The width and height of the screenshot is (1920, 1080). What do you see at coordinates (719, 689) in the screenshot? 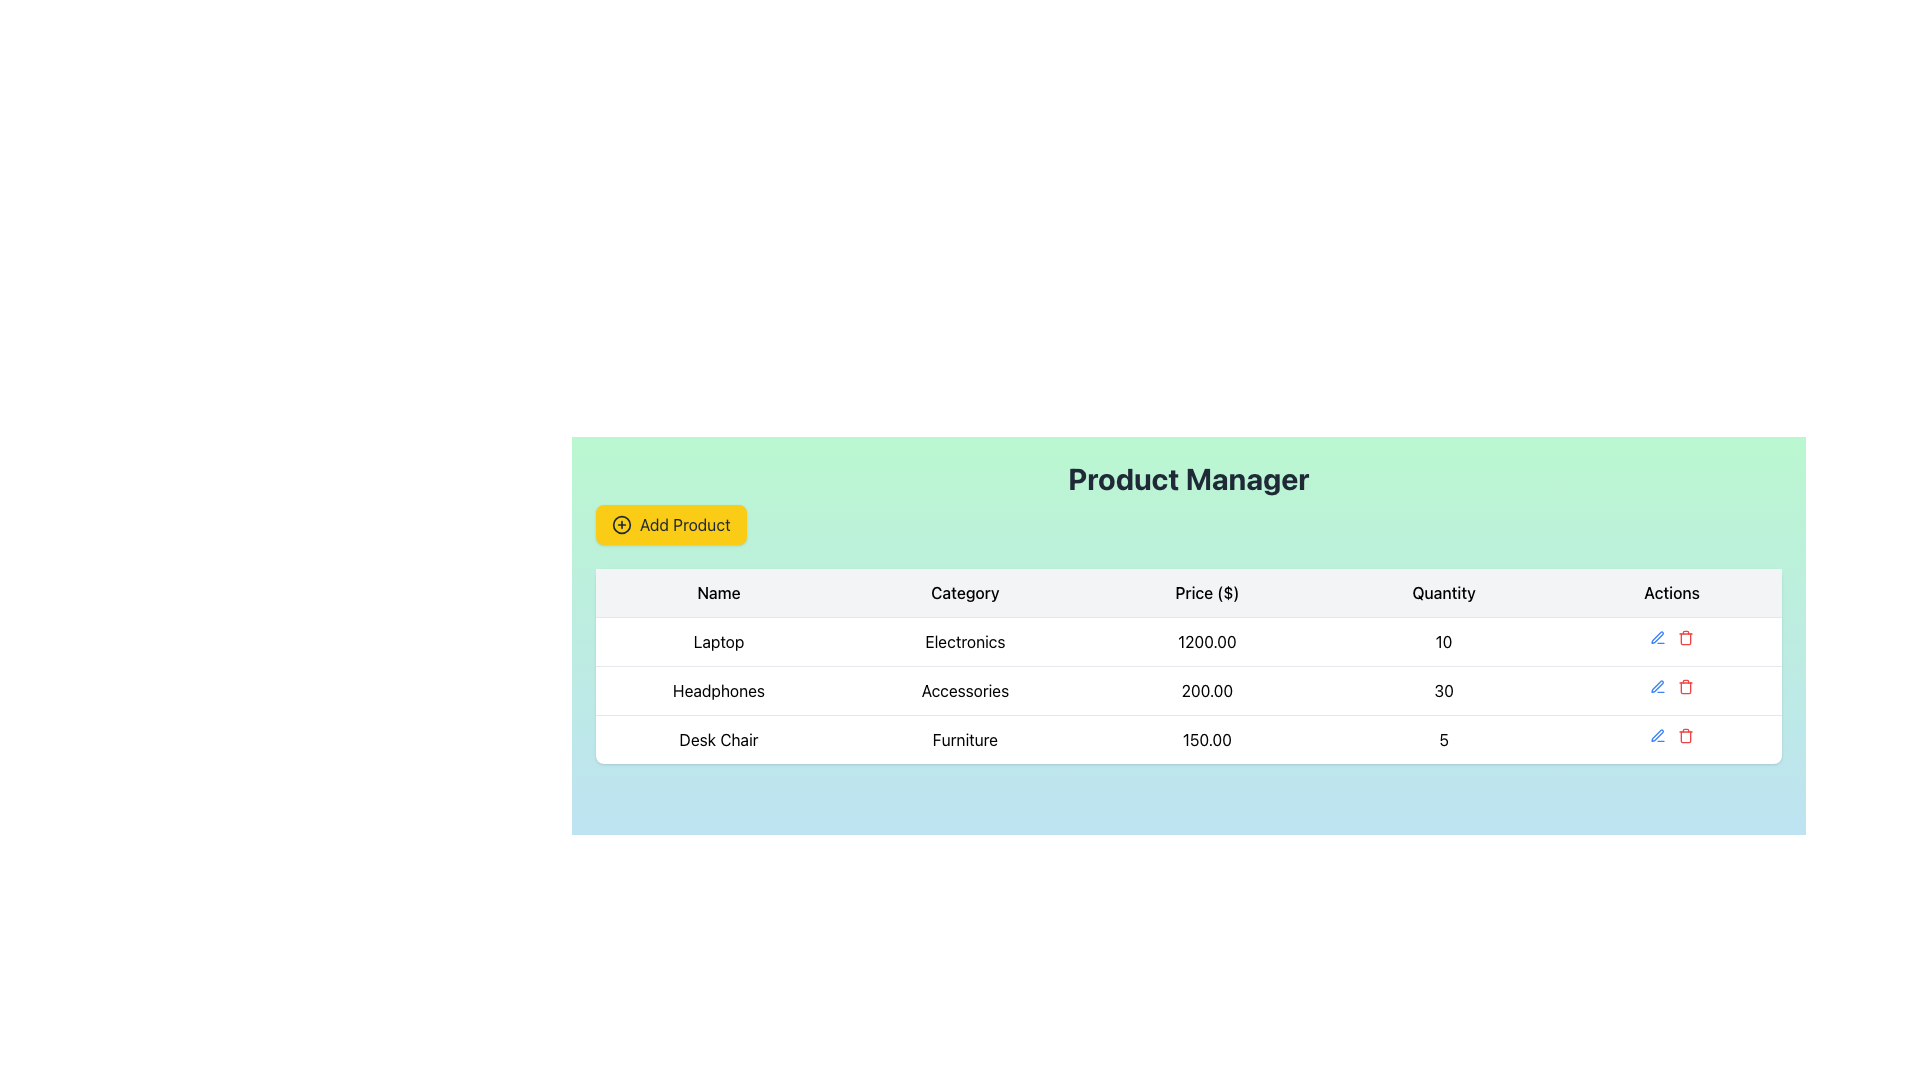
I see `the Text Label that identifies the product name 'Headphones', located in the second row of the first column under the header 'Name' in the table` at bounding box center [719, 689].